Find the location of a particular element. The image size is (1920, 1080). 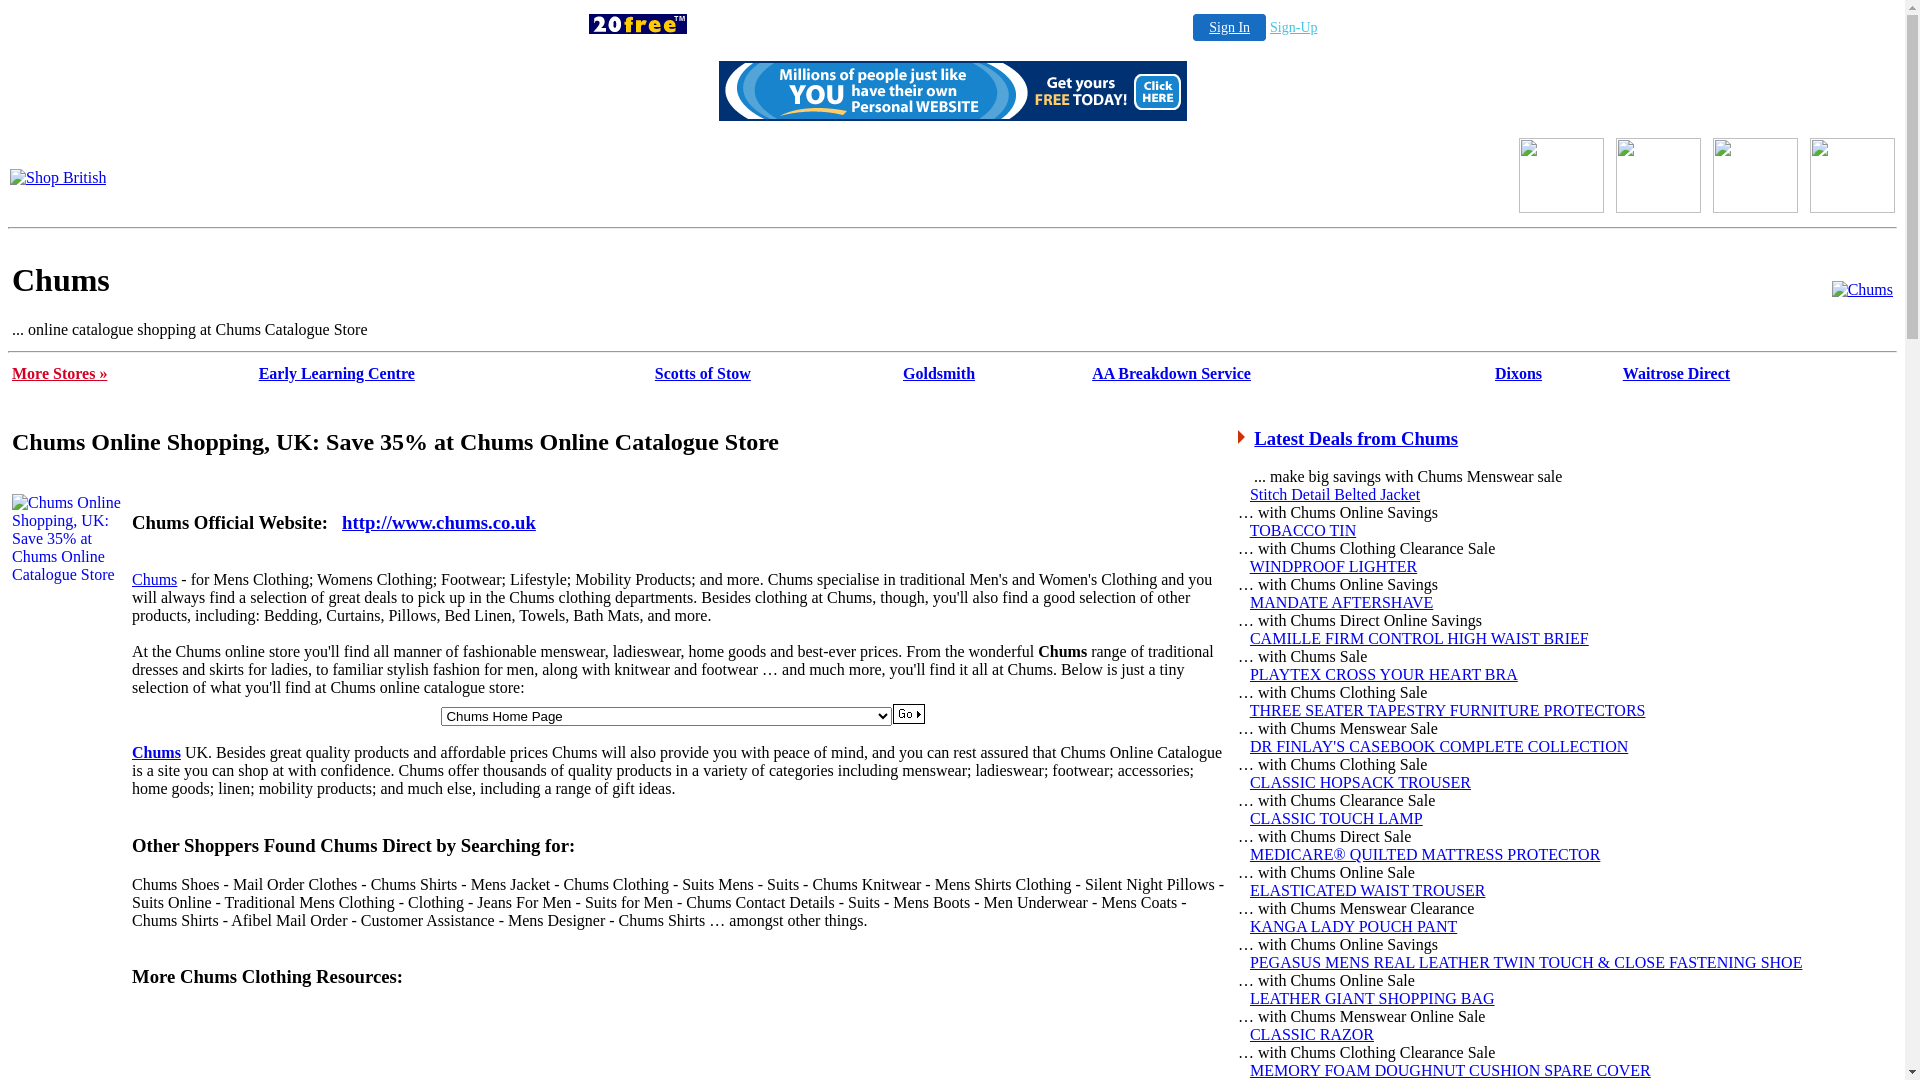

'http://www.chums.co.uk' is located at coordinates (437, 521).